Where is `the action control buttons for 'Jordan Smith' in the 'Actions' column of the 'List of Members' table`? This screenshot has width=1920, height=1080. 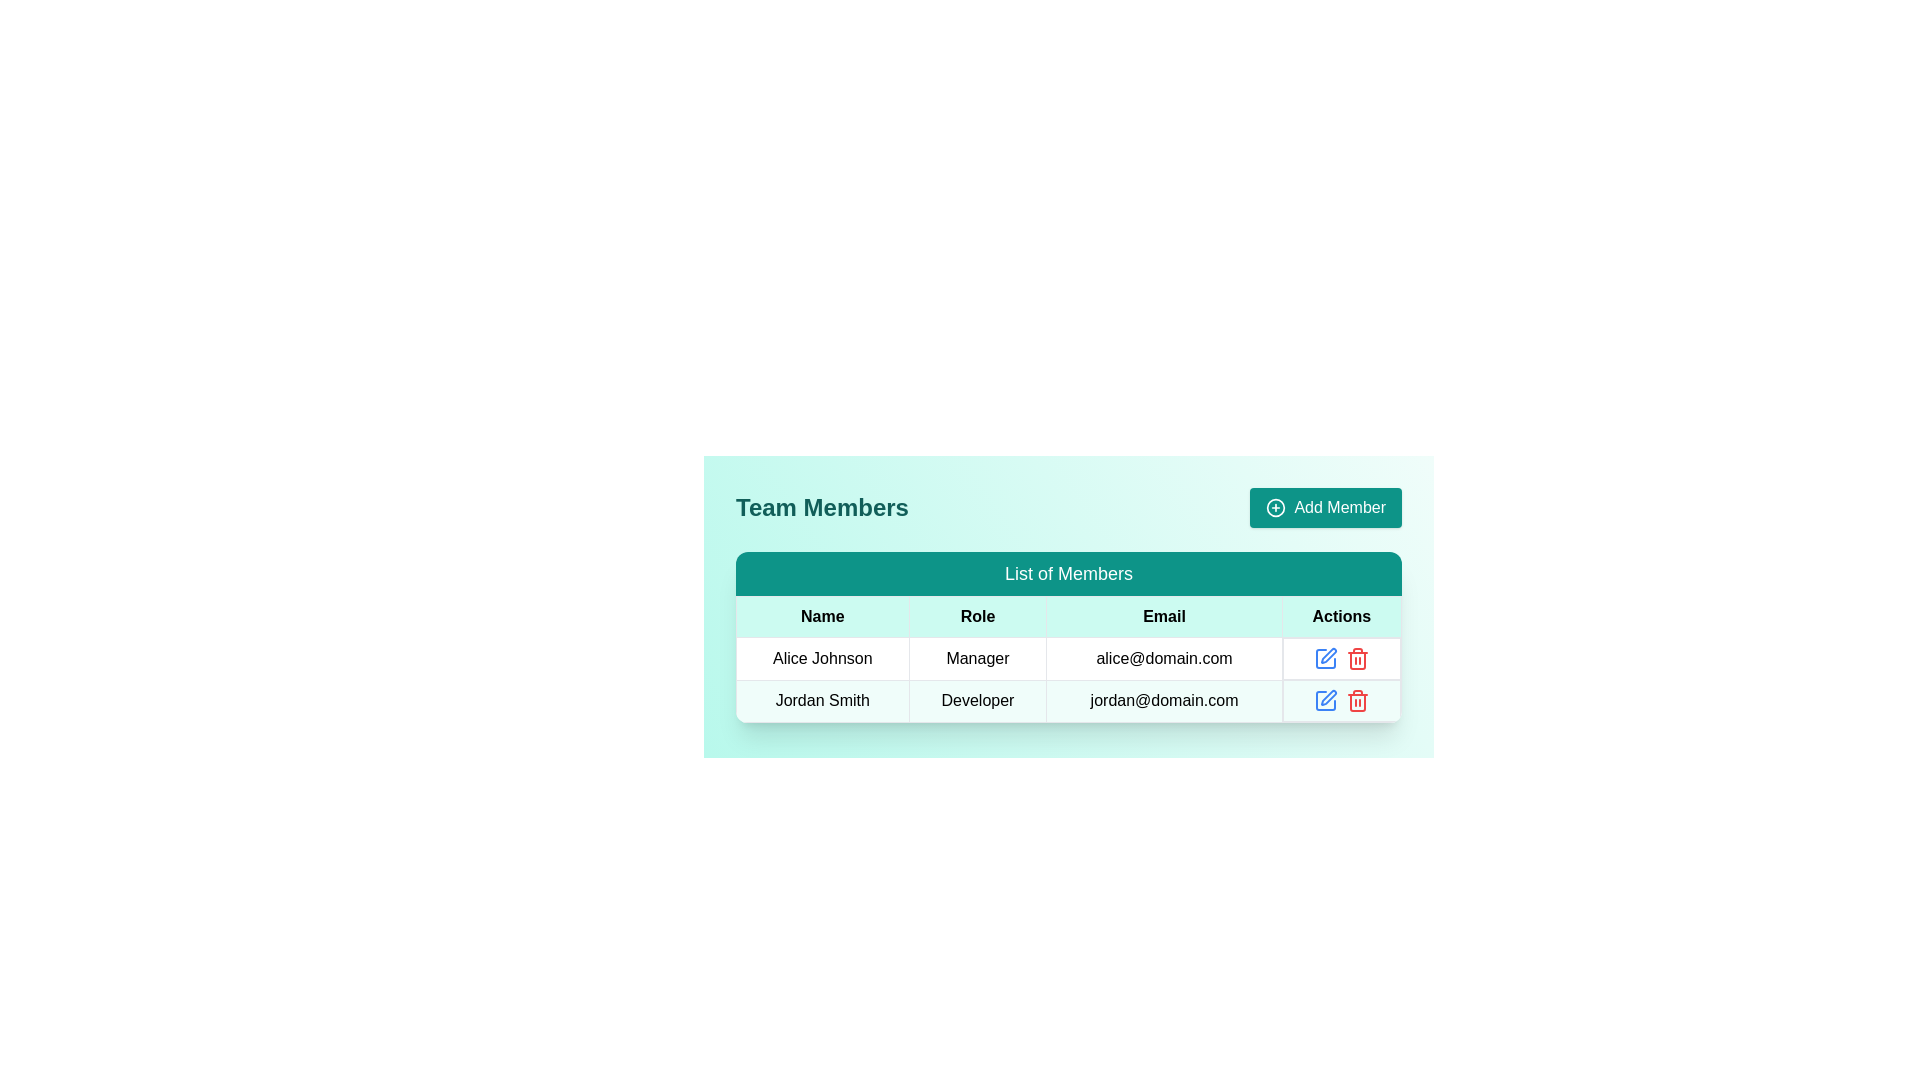 the action control buttons for 'Jordan Smith' in the 'Actions' column of the 'List of Members' table is located at coordinates (1341, 700).